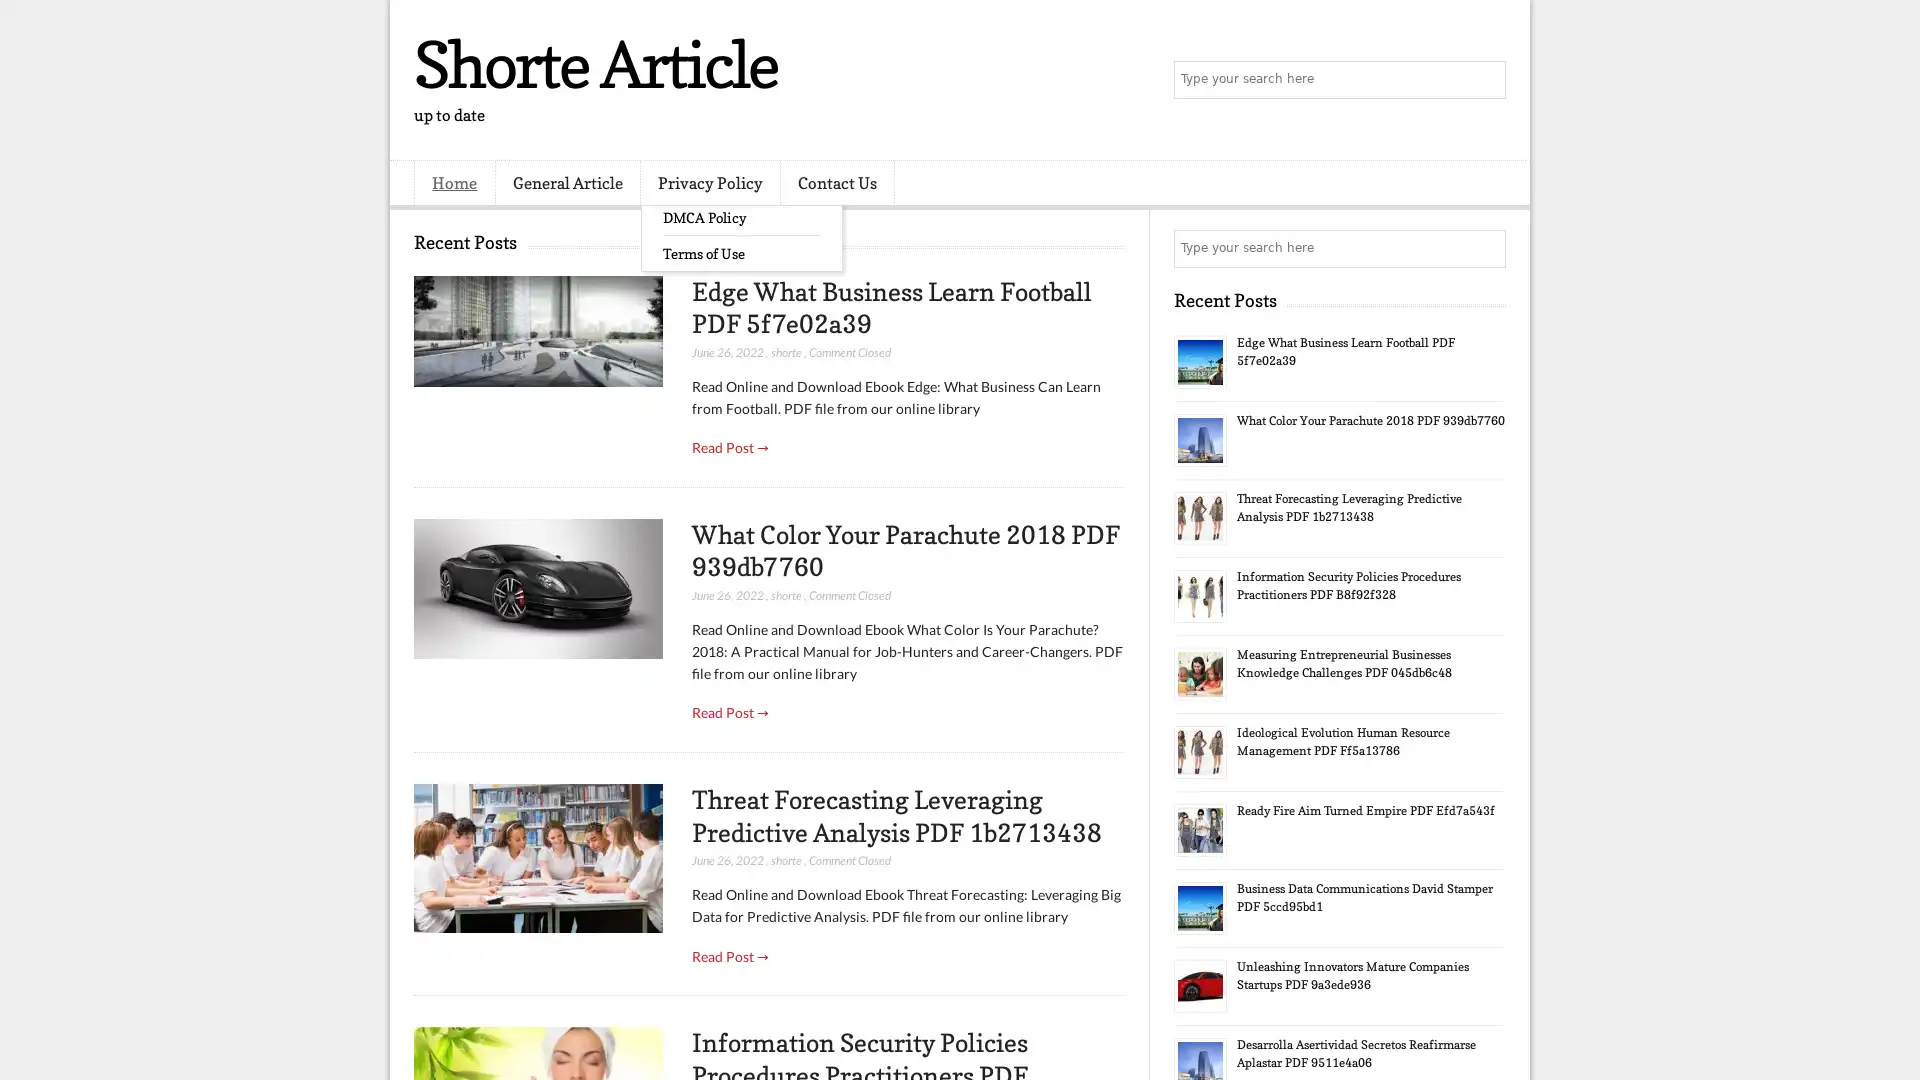  I want to click on Search, so click(1485, 80).